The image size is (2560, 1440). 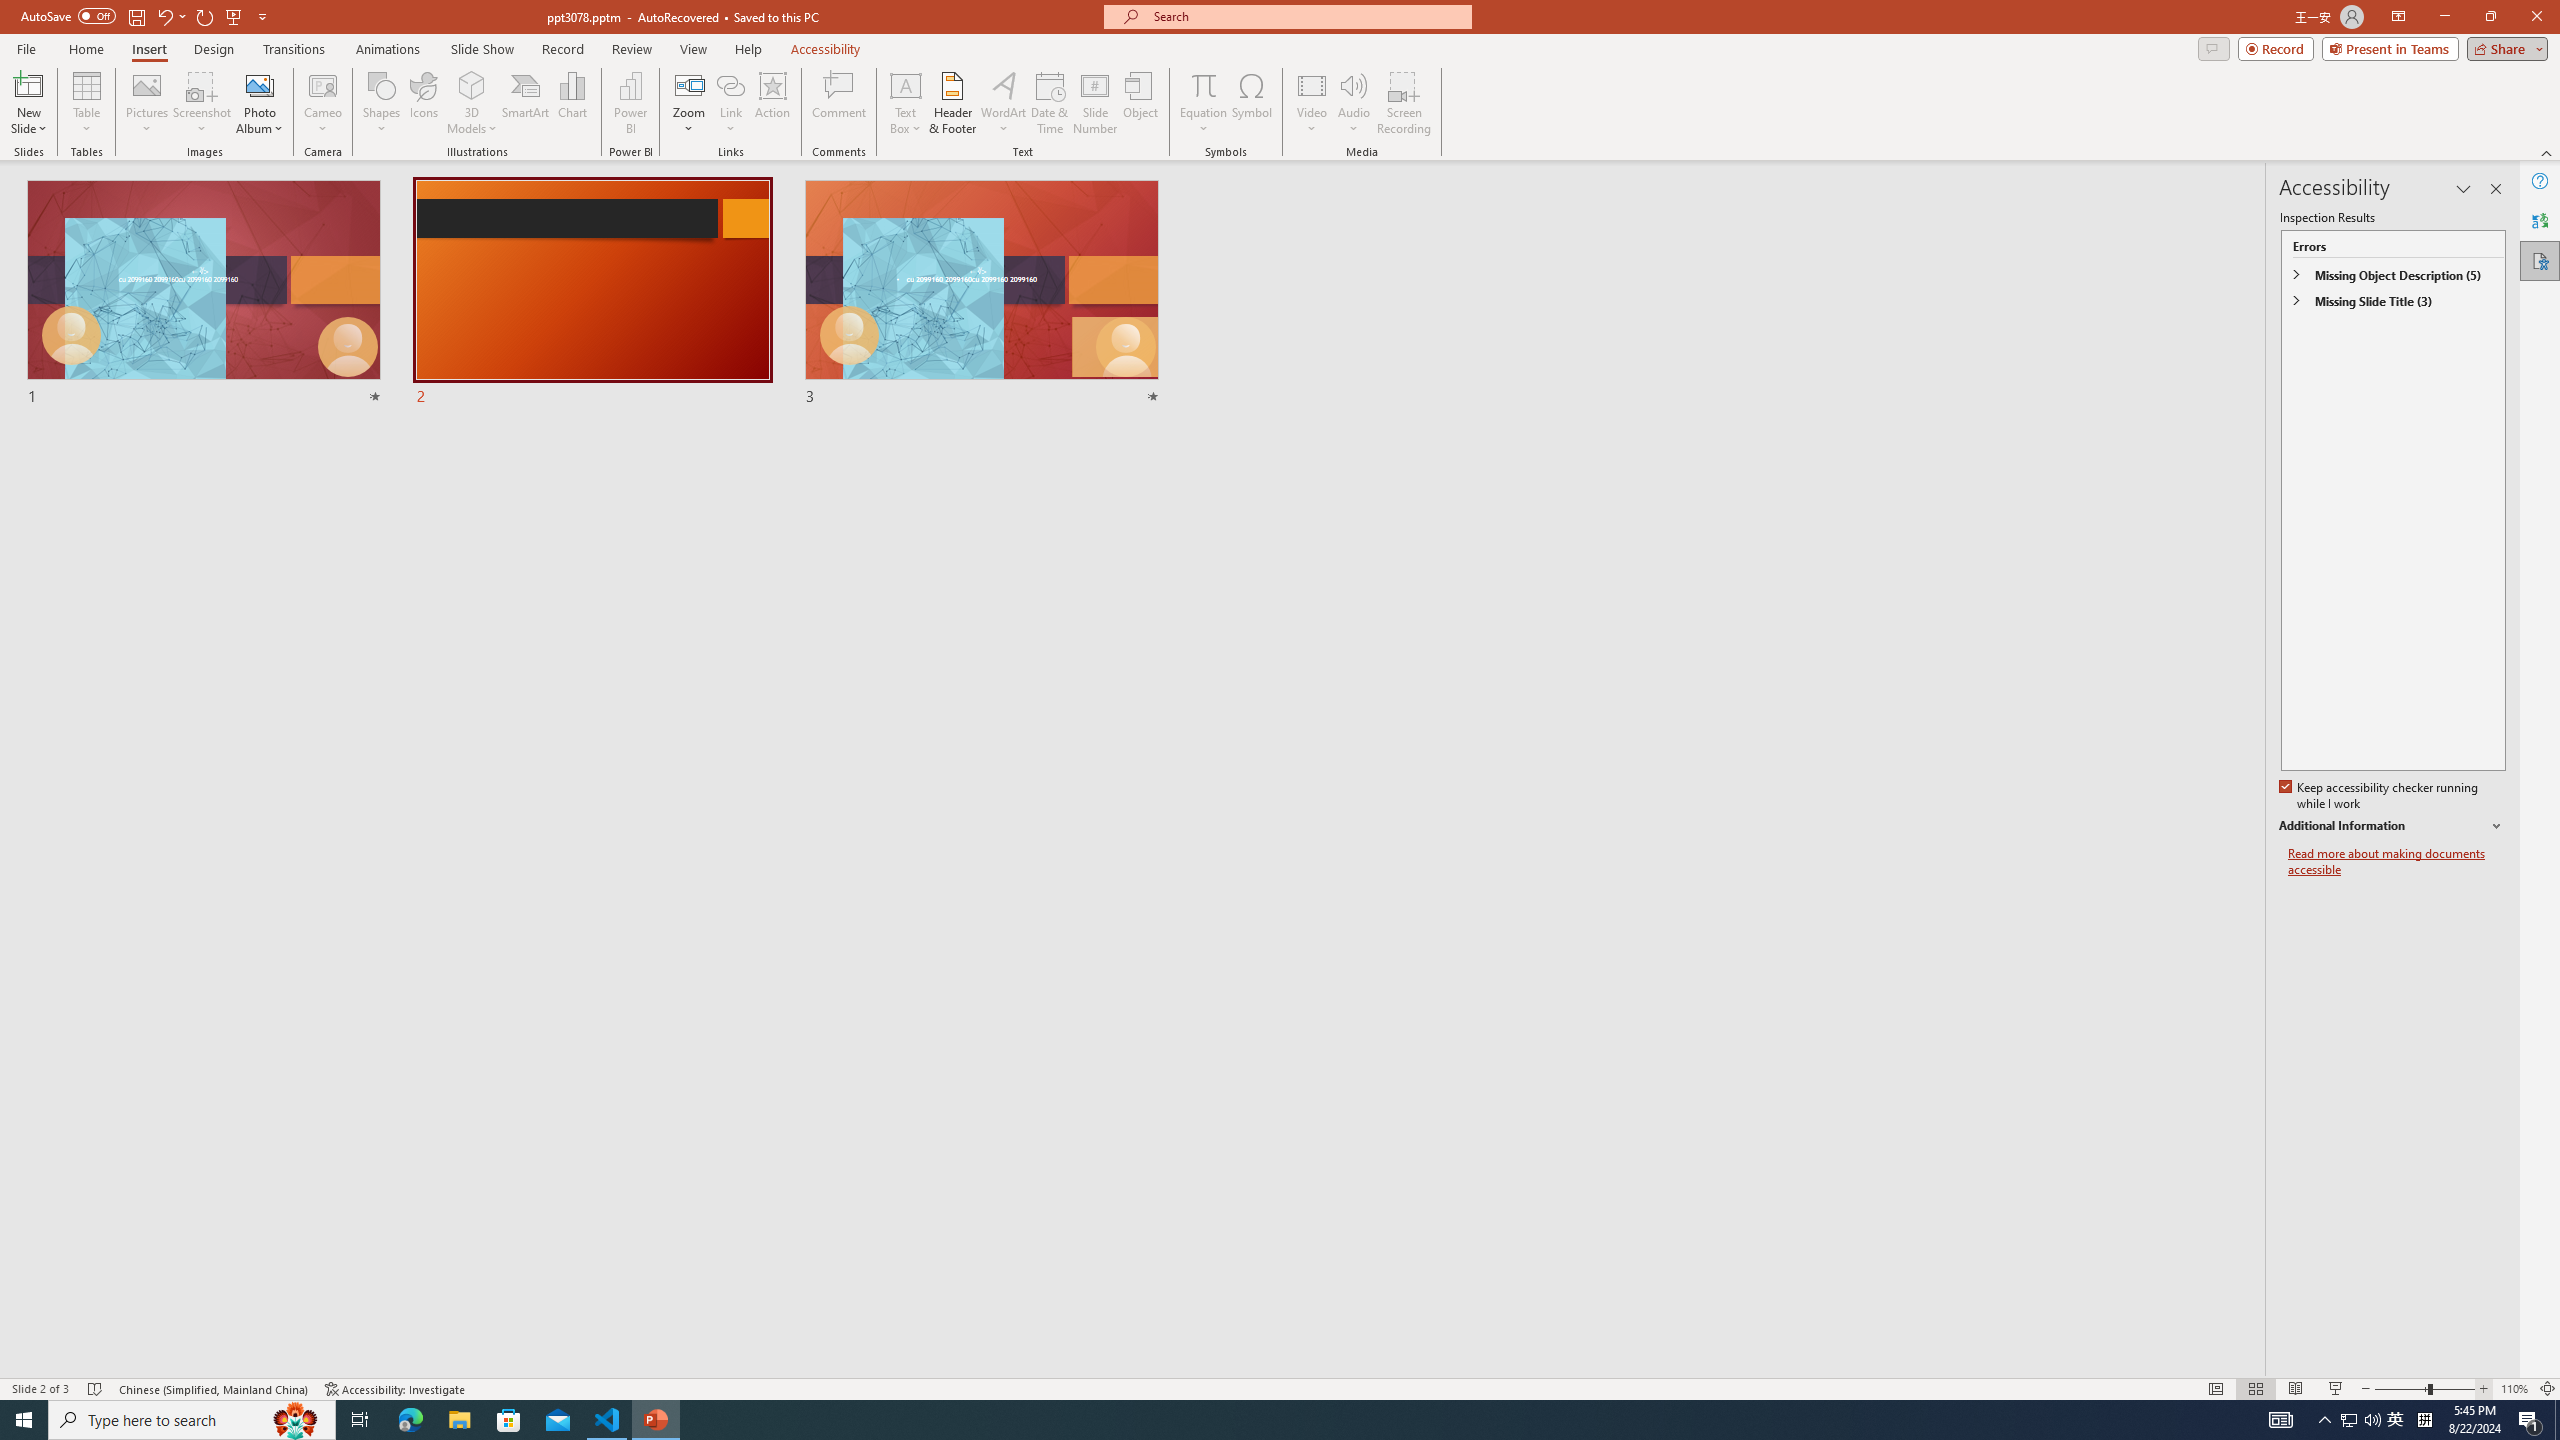 What do you see at coordinates (261, 15) in the screenshot?
I see `'Customize Quick Access Toolbar'` at bounding box center [261, 15].